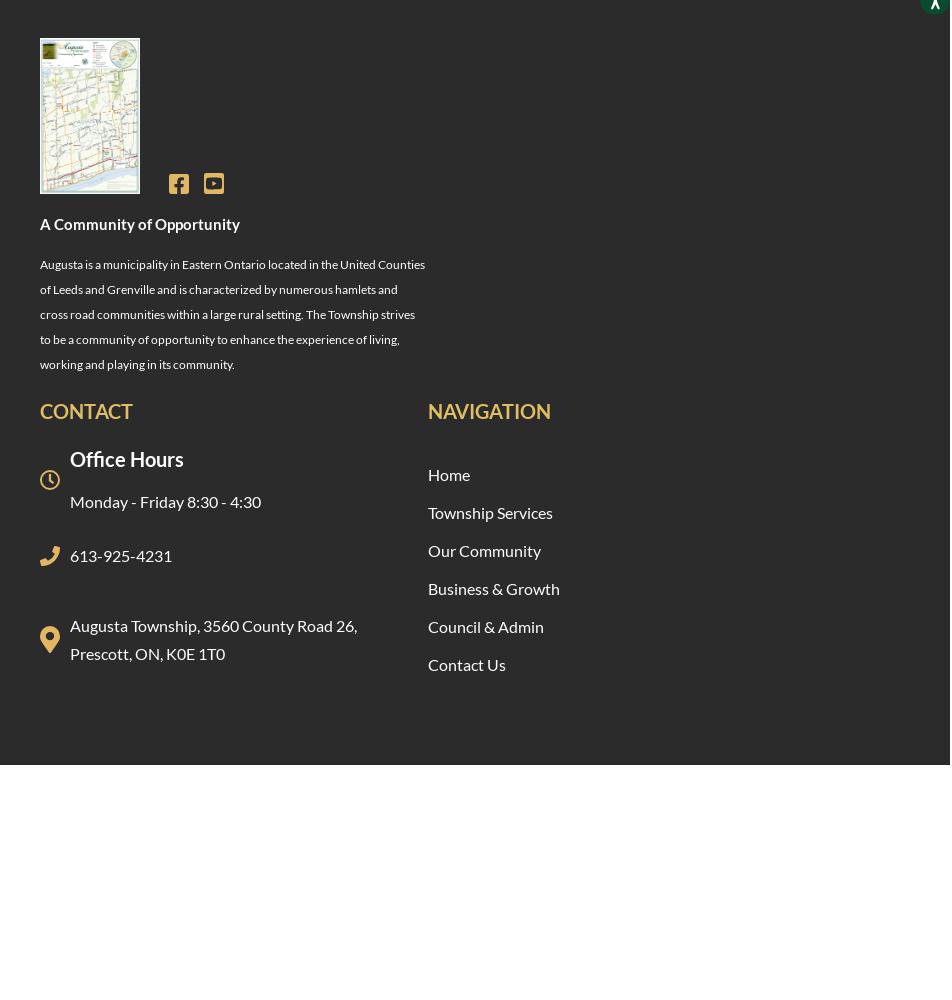  I want to click on 'Our Community', so click(484, 549).